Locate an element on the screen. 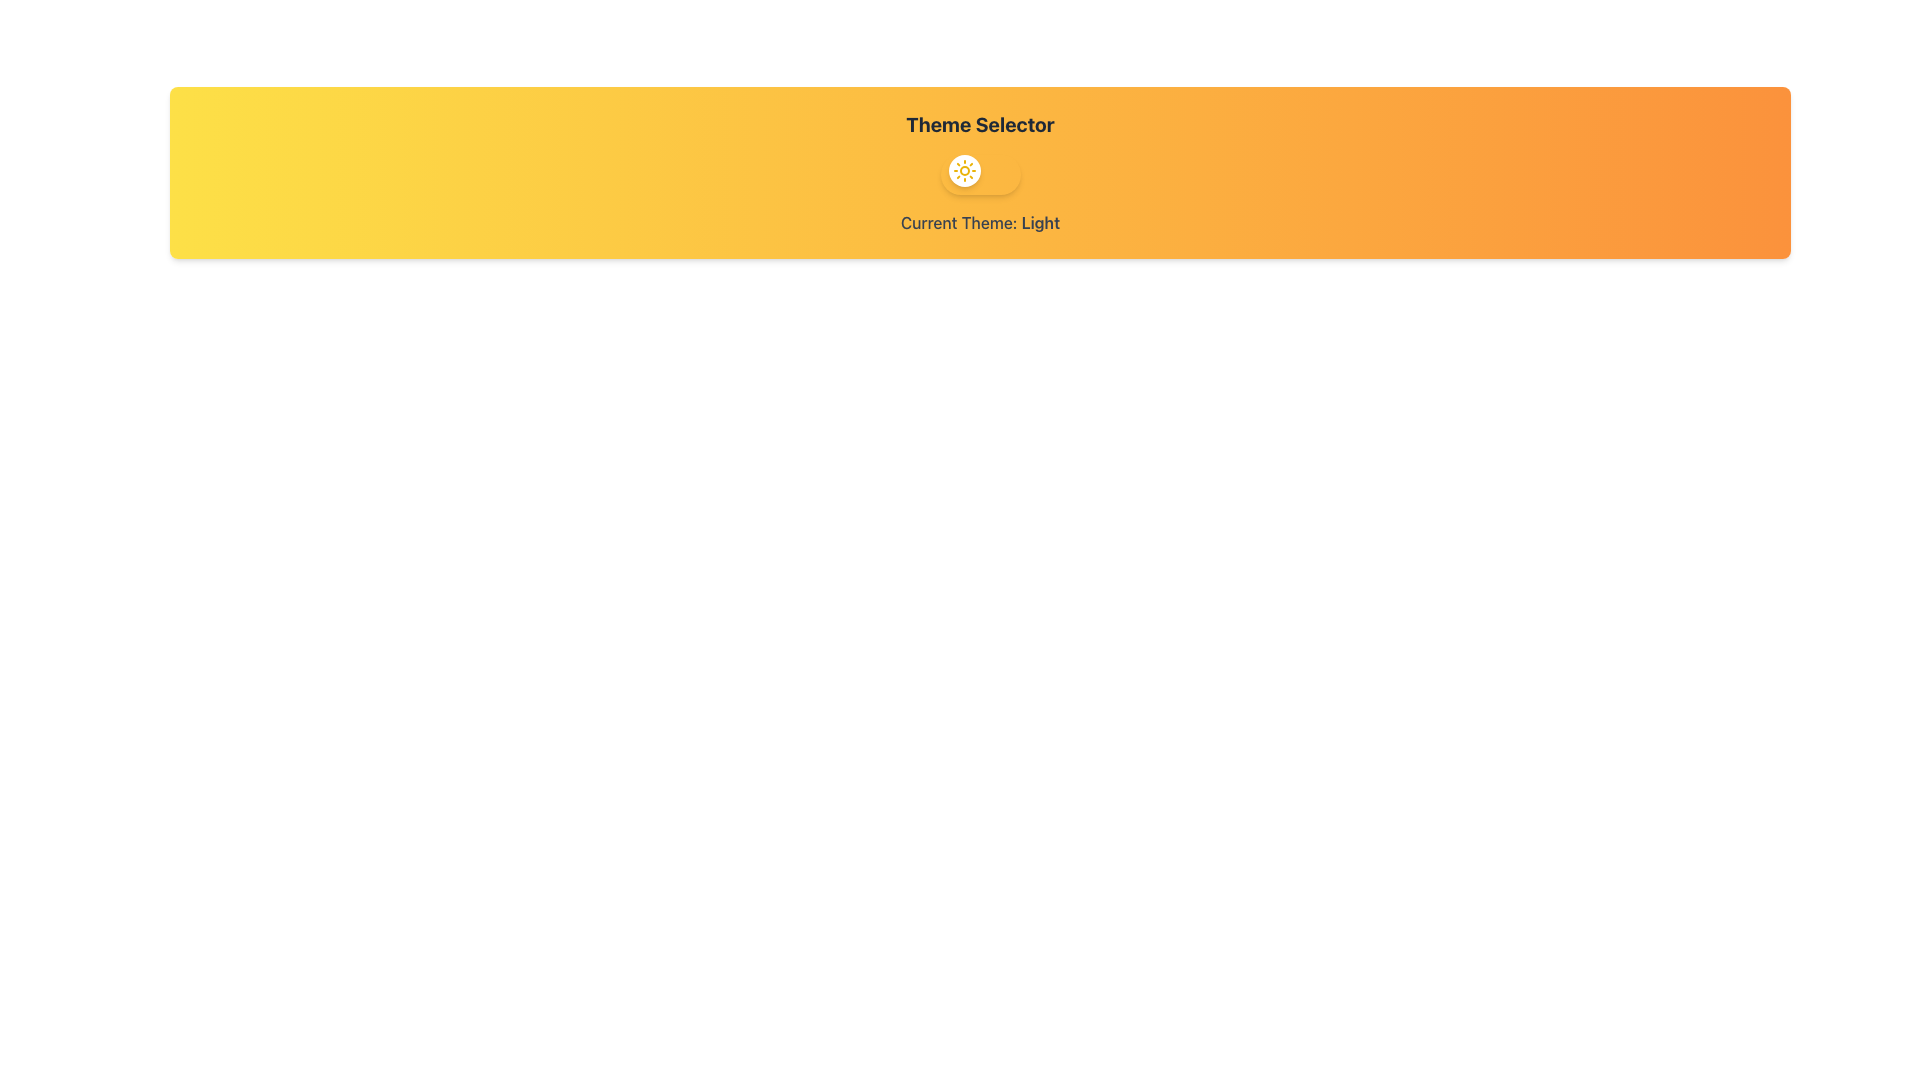  the sun icon located in the theme selector button, which is characterized by a central circular shape surrounded by rays and rendered in yellow, beneath the 'Theme Selector' heading is located at coordinates (964, 169).